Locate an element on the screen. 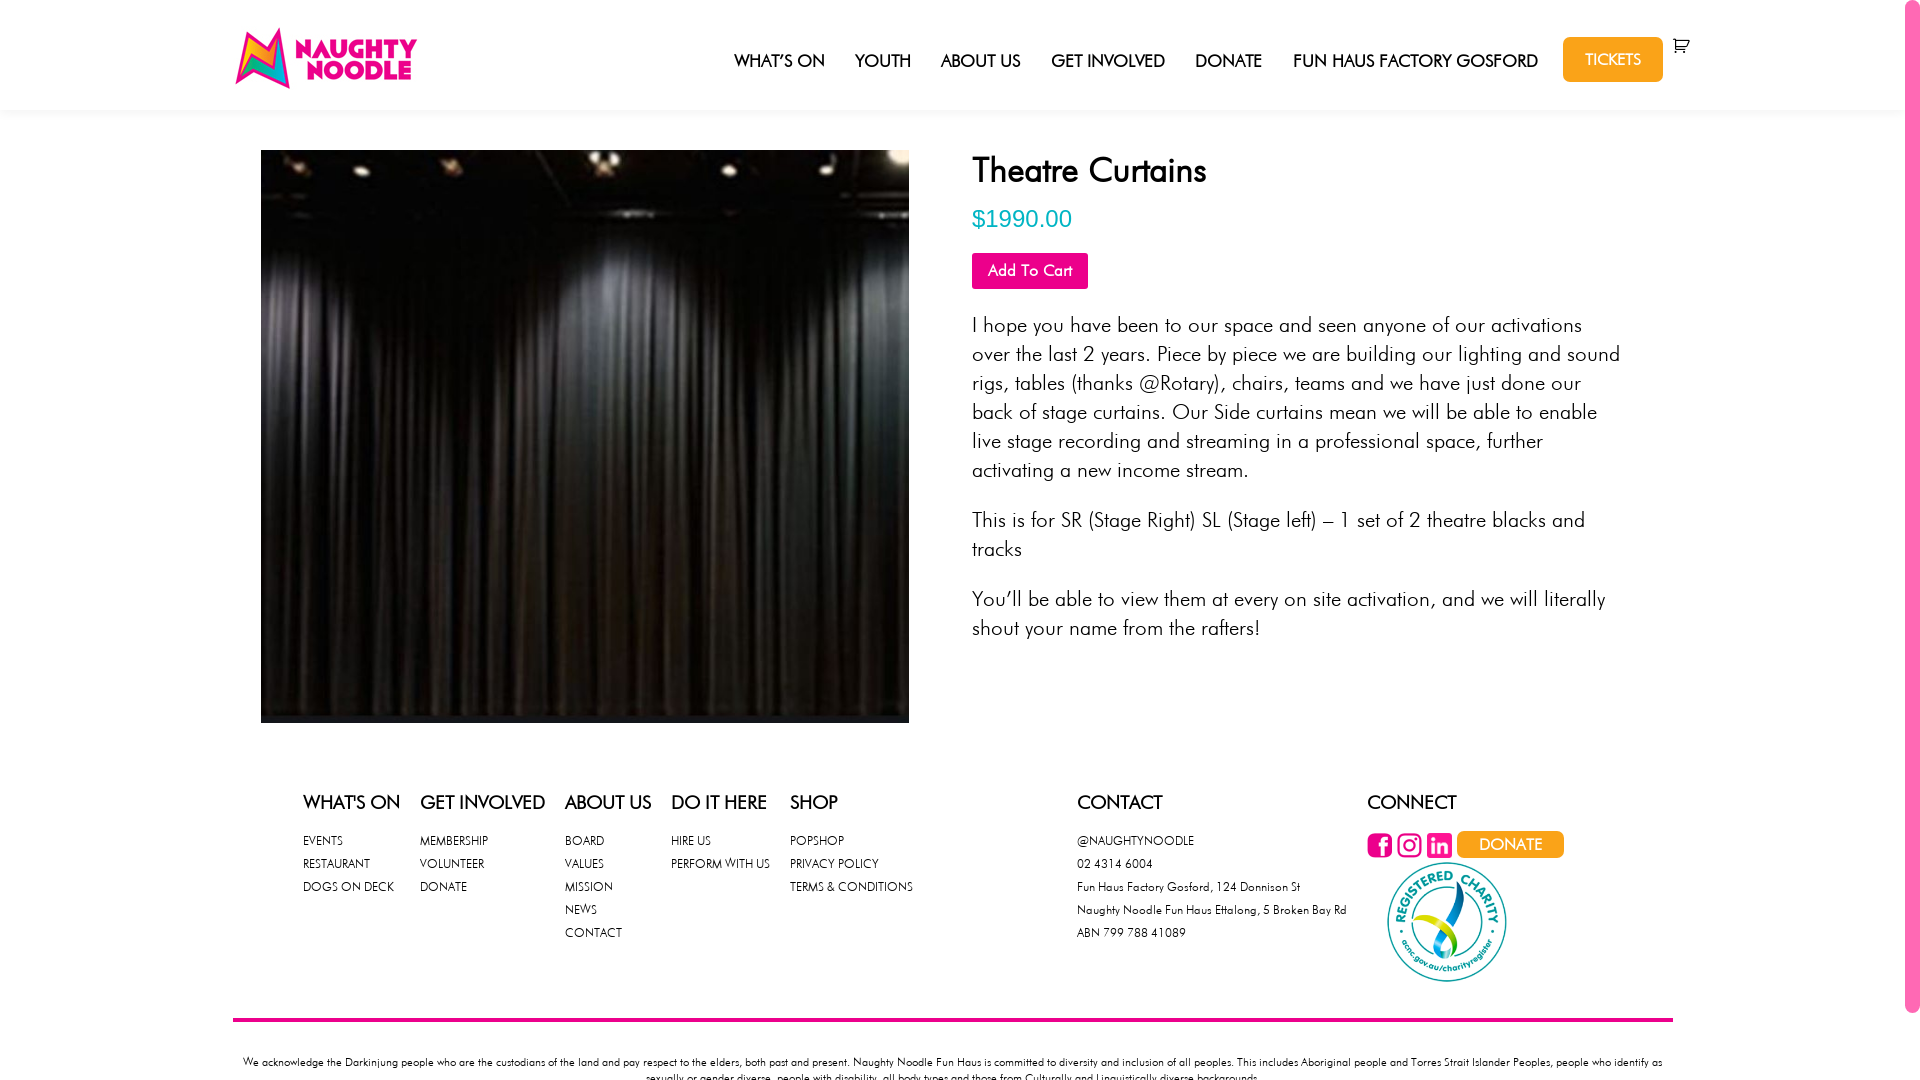  'CONTACT' is located at coordinates (591, 932).